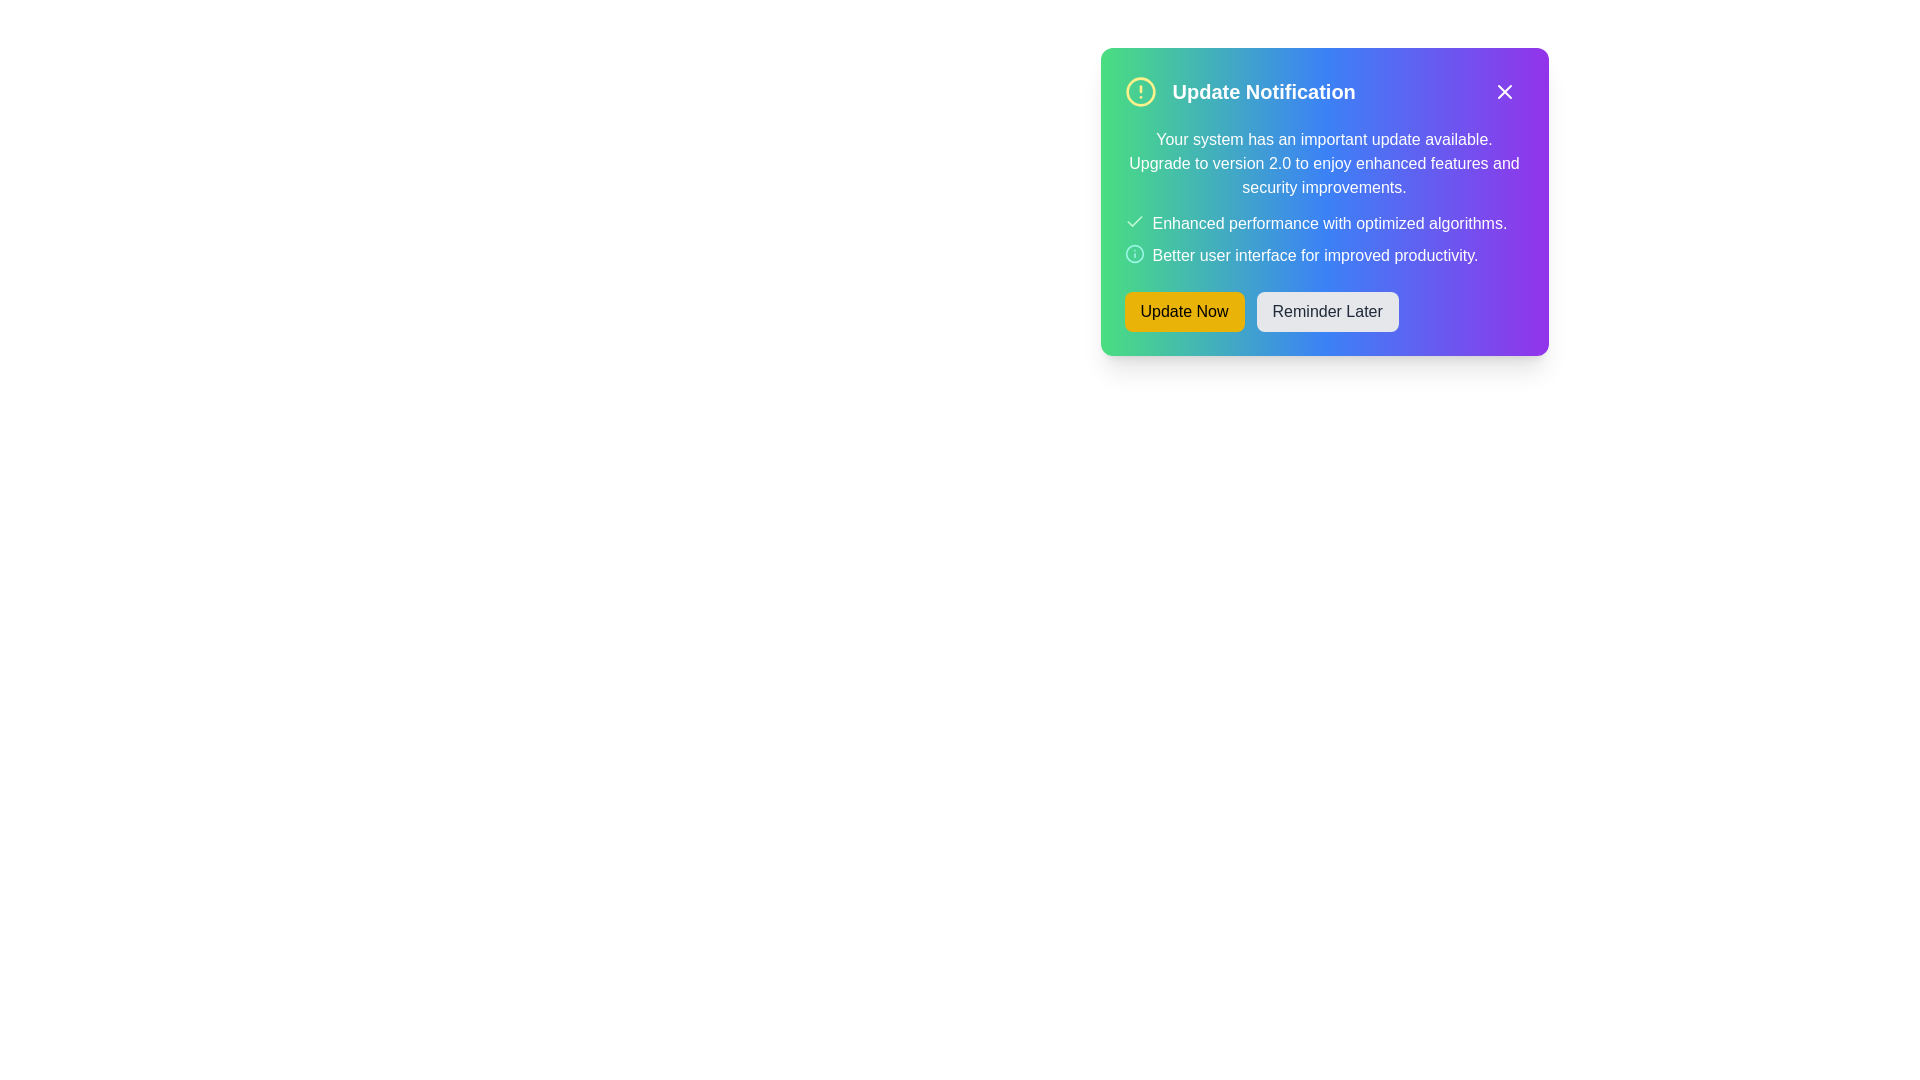  What do you see at coordinates (1324, 238) in the screenshot?
I see `the informational text located within the 'Update Notification' modal, positioned below the main descriptive text and above the 'Update Now' and 'Reminder Later' buttons` at bounding box center [1324, 238].